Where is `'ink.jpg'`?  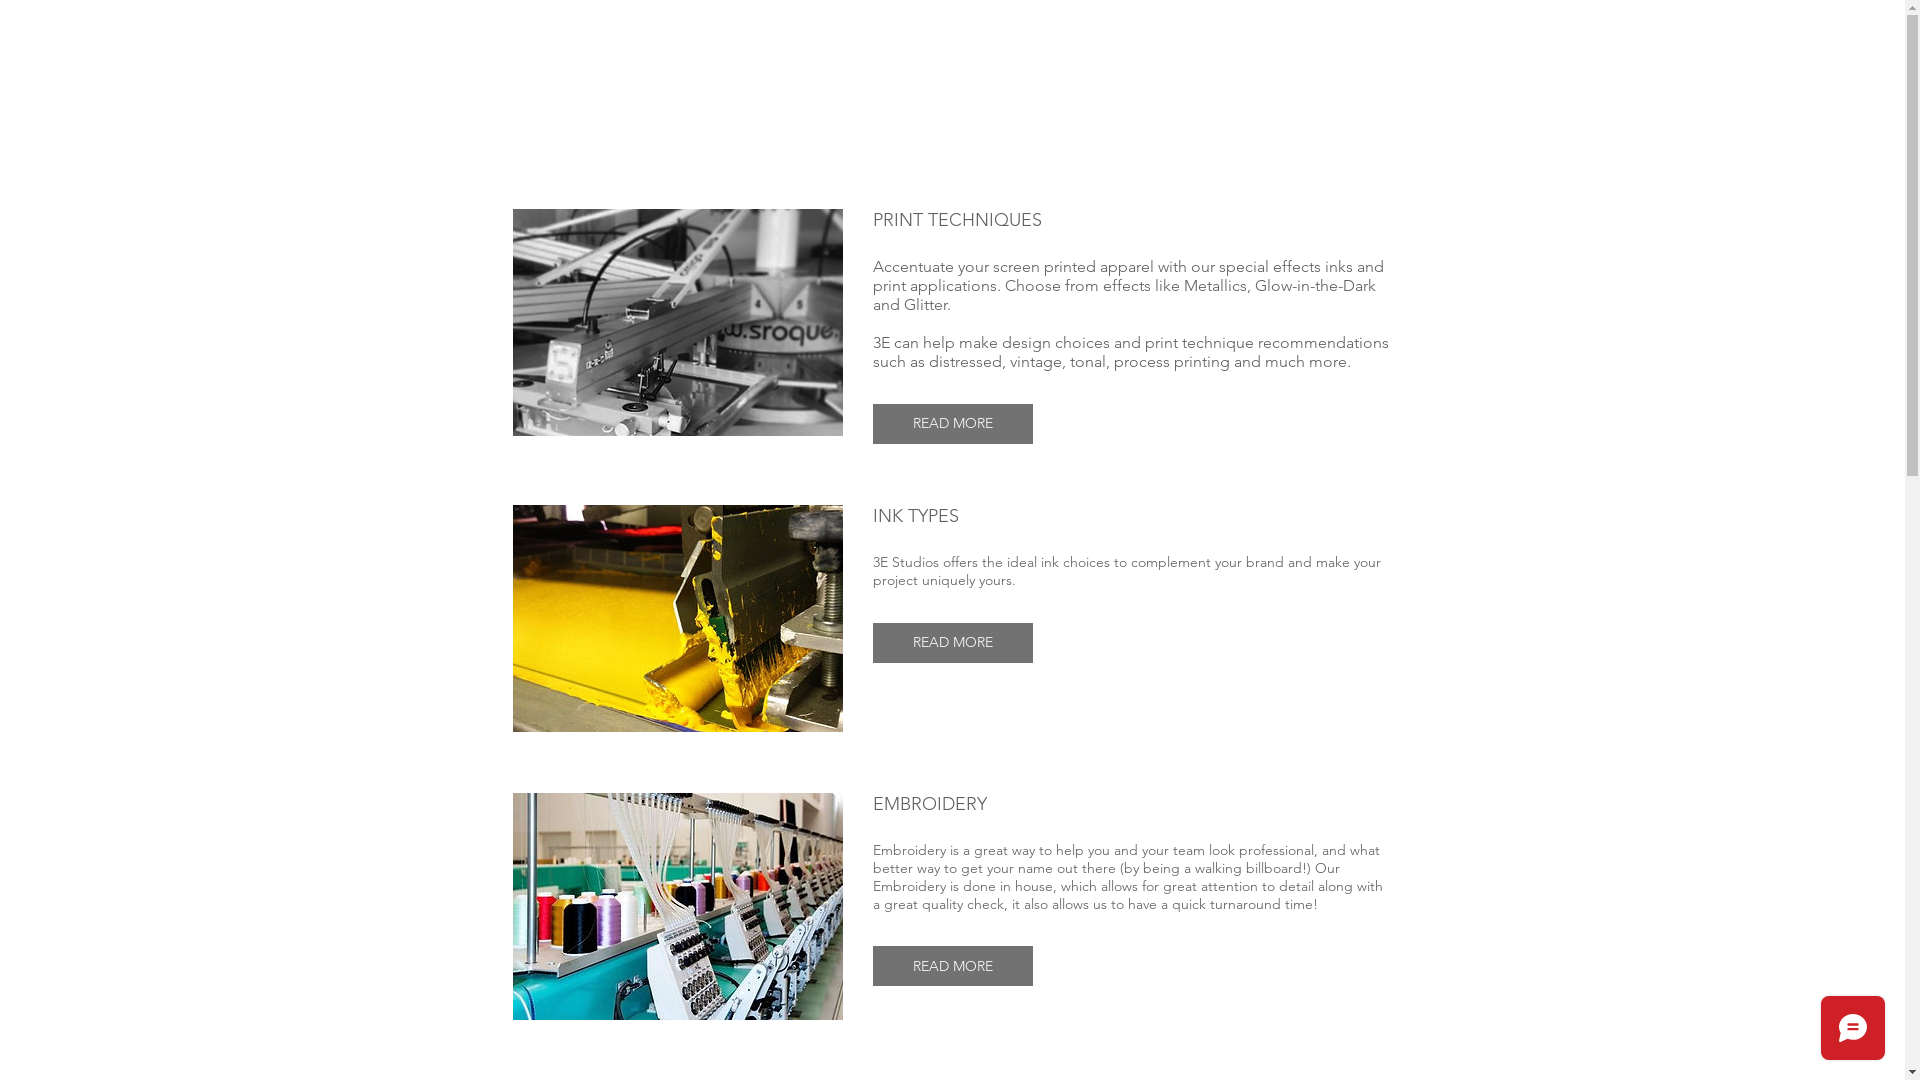
'ink.jpg' is located at coordinates (676, 617).